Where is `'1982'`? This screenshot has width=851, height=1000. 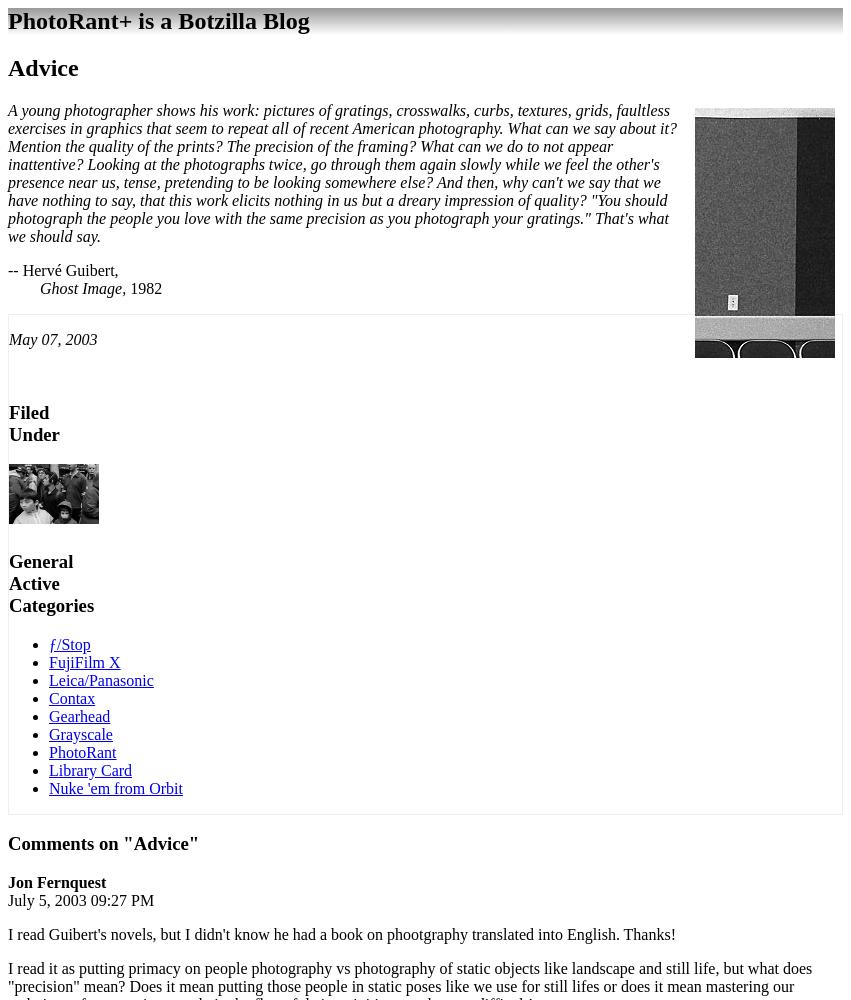
'1982' is located at coordinates (143, 287).